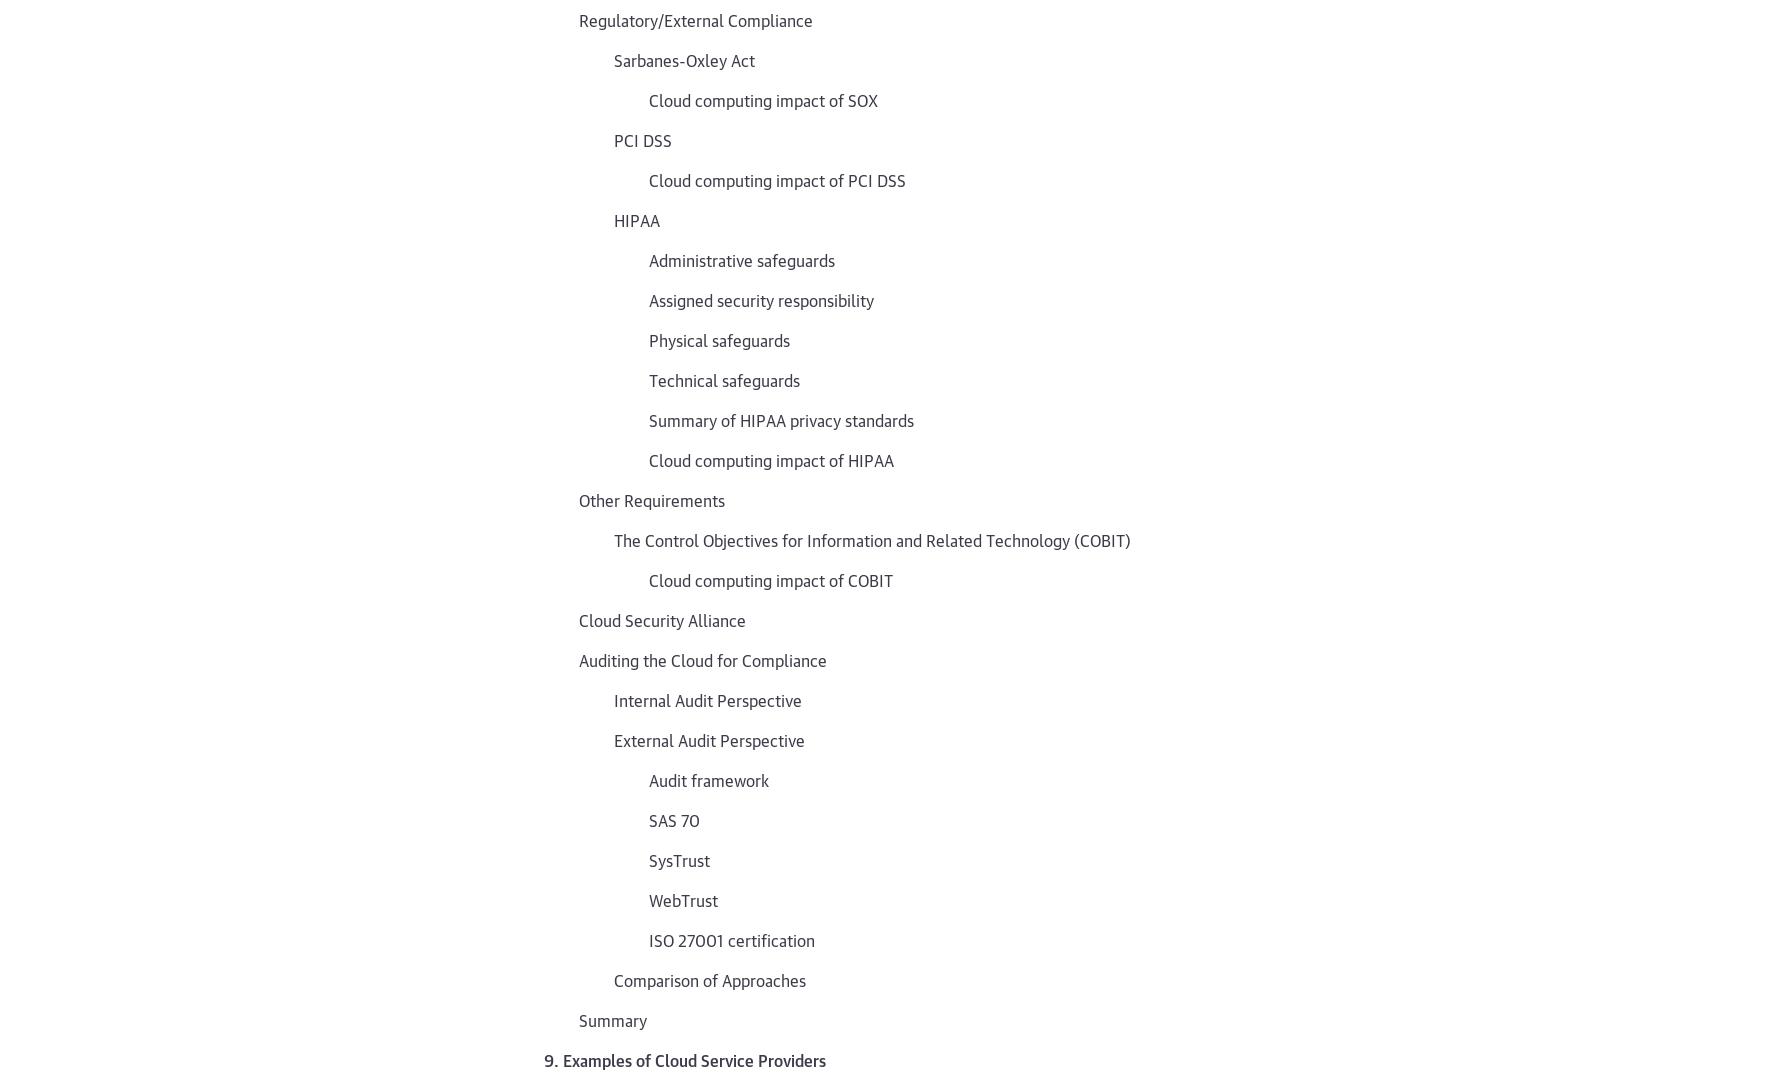  Describe the element at coordinates (577, 658) in the screenshot. I see `'Auditing the Cloud for Compliance'` at that location.